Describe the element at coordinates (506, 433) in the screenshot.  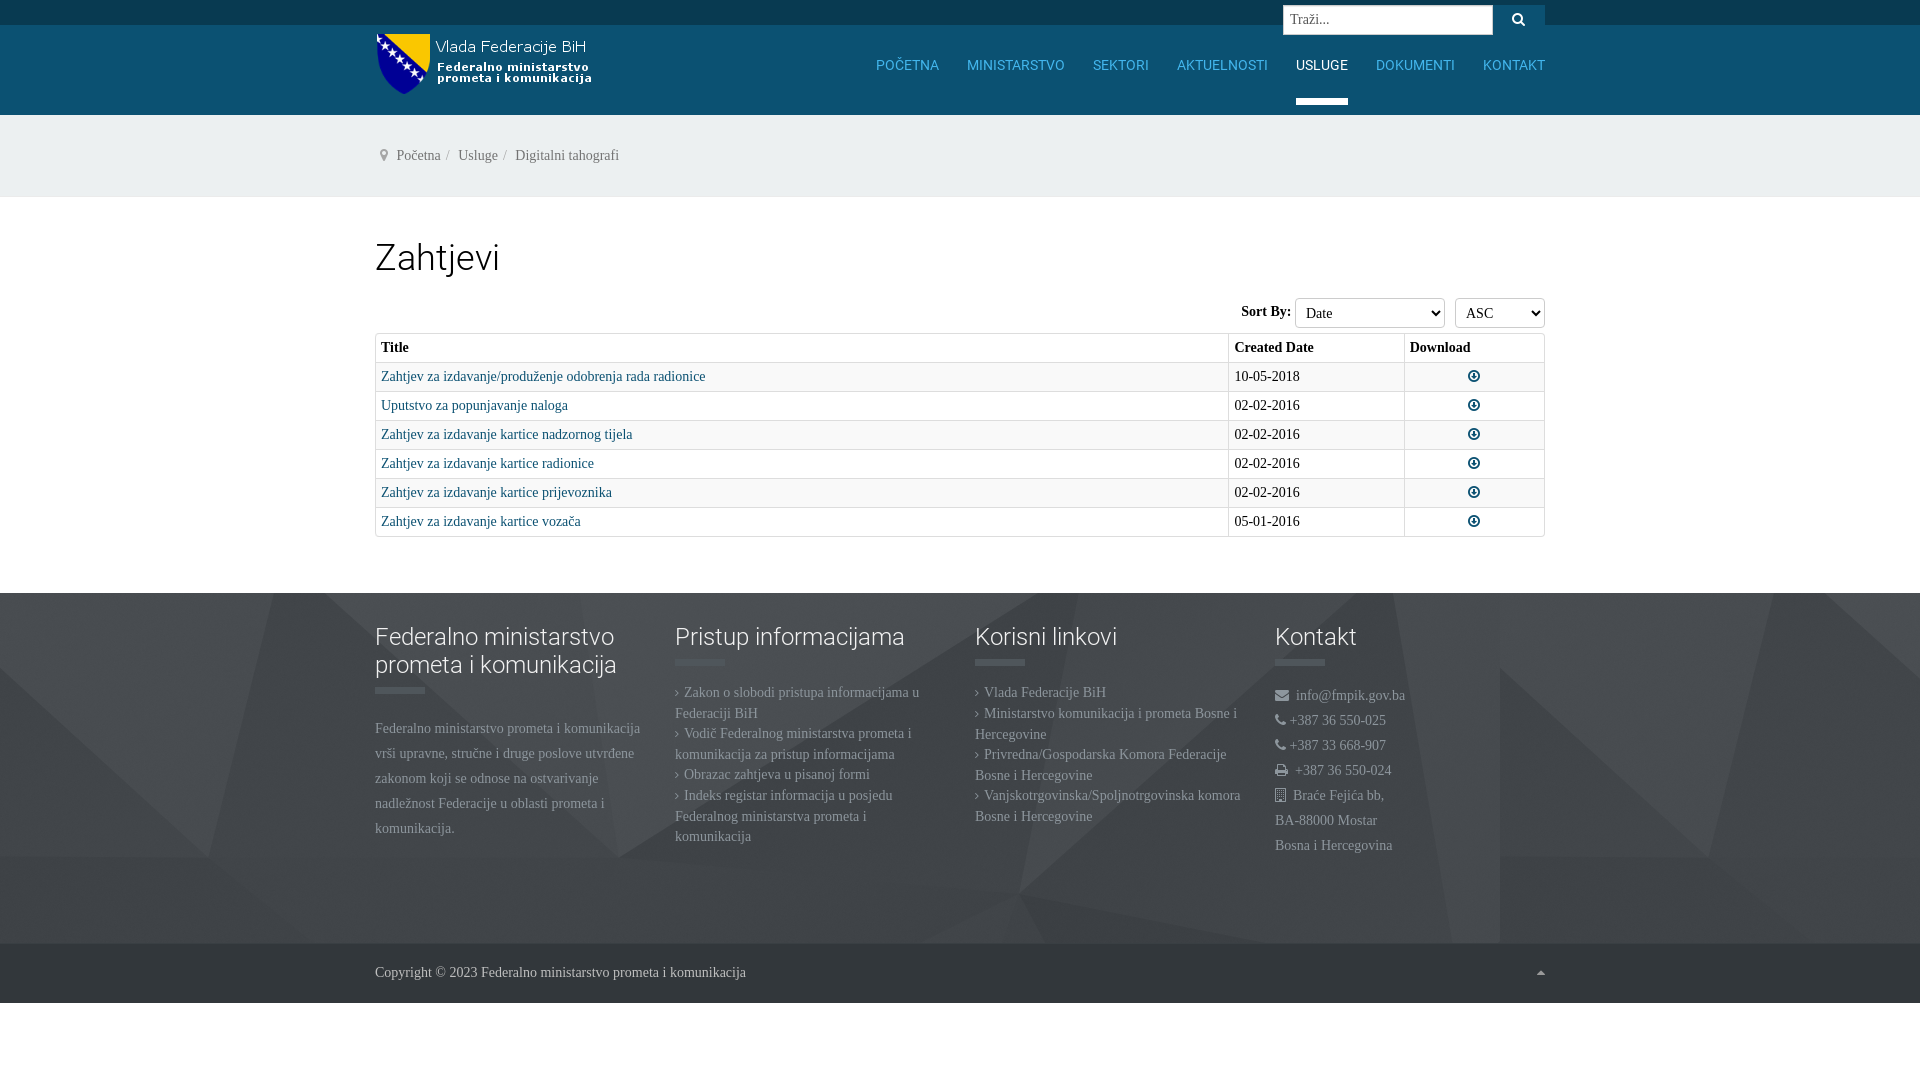
I see `'Zahtjev za izdavanje kartice nadzornog tijela'` at that location.